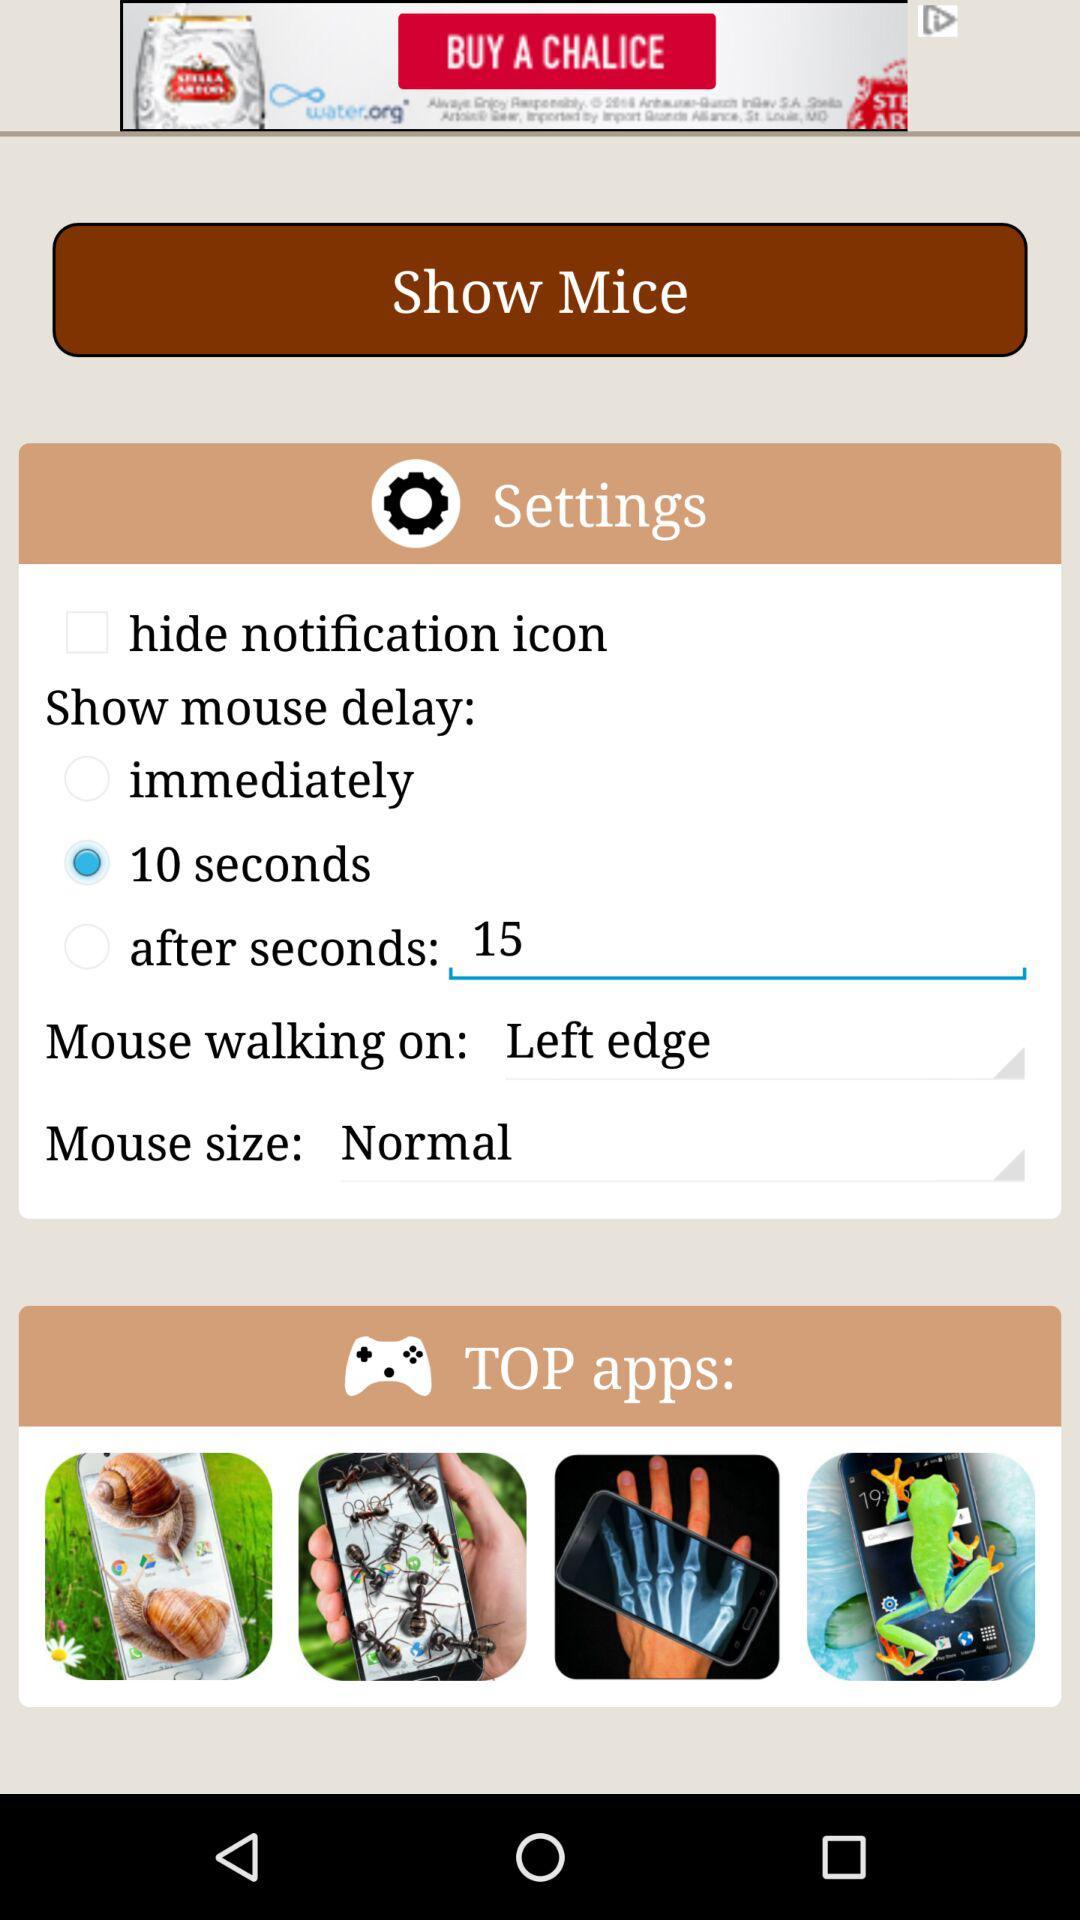  What do you see at coordinates (325, 631) in the screenshot?
I see `the option hide notification icon along with the check box beside it` at bounding box center [325, 631].